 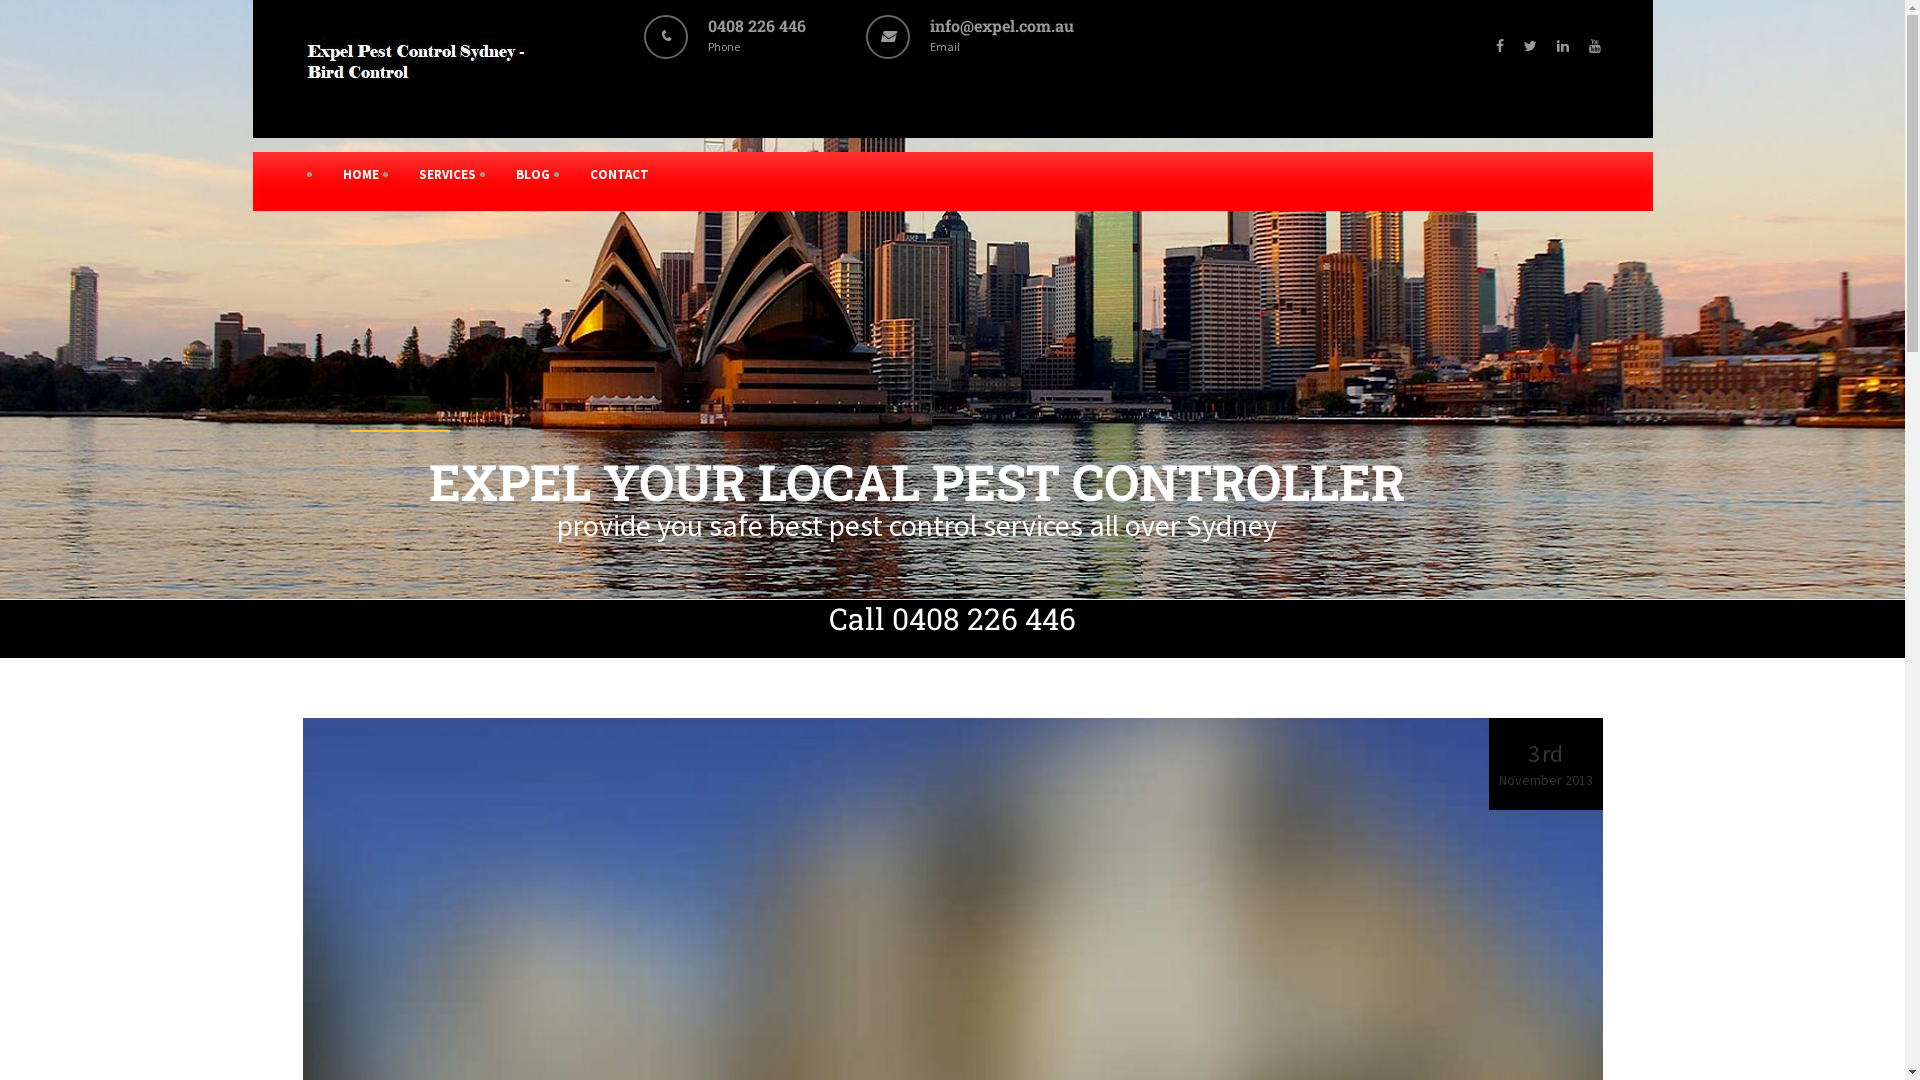 I want to click on 'SERVICES', so click(x=445, y=173).